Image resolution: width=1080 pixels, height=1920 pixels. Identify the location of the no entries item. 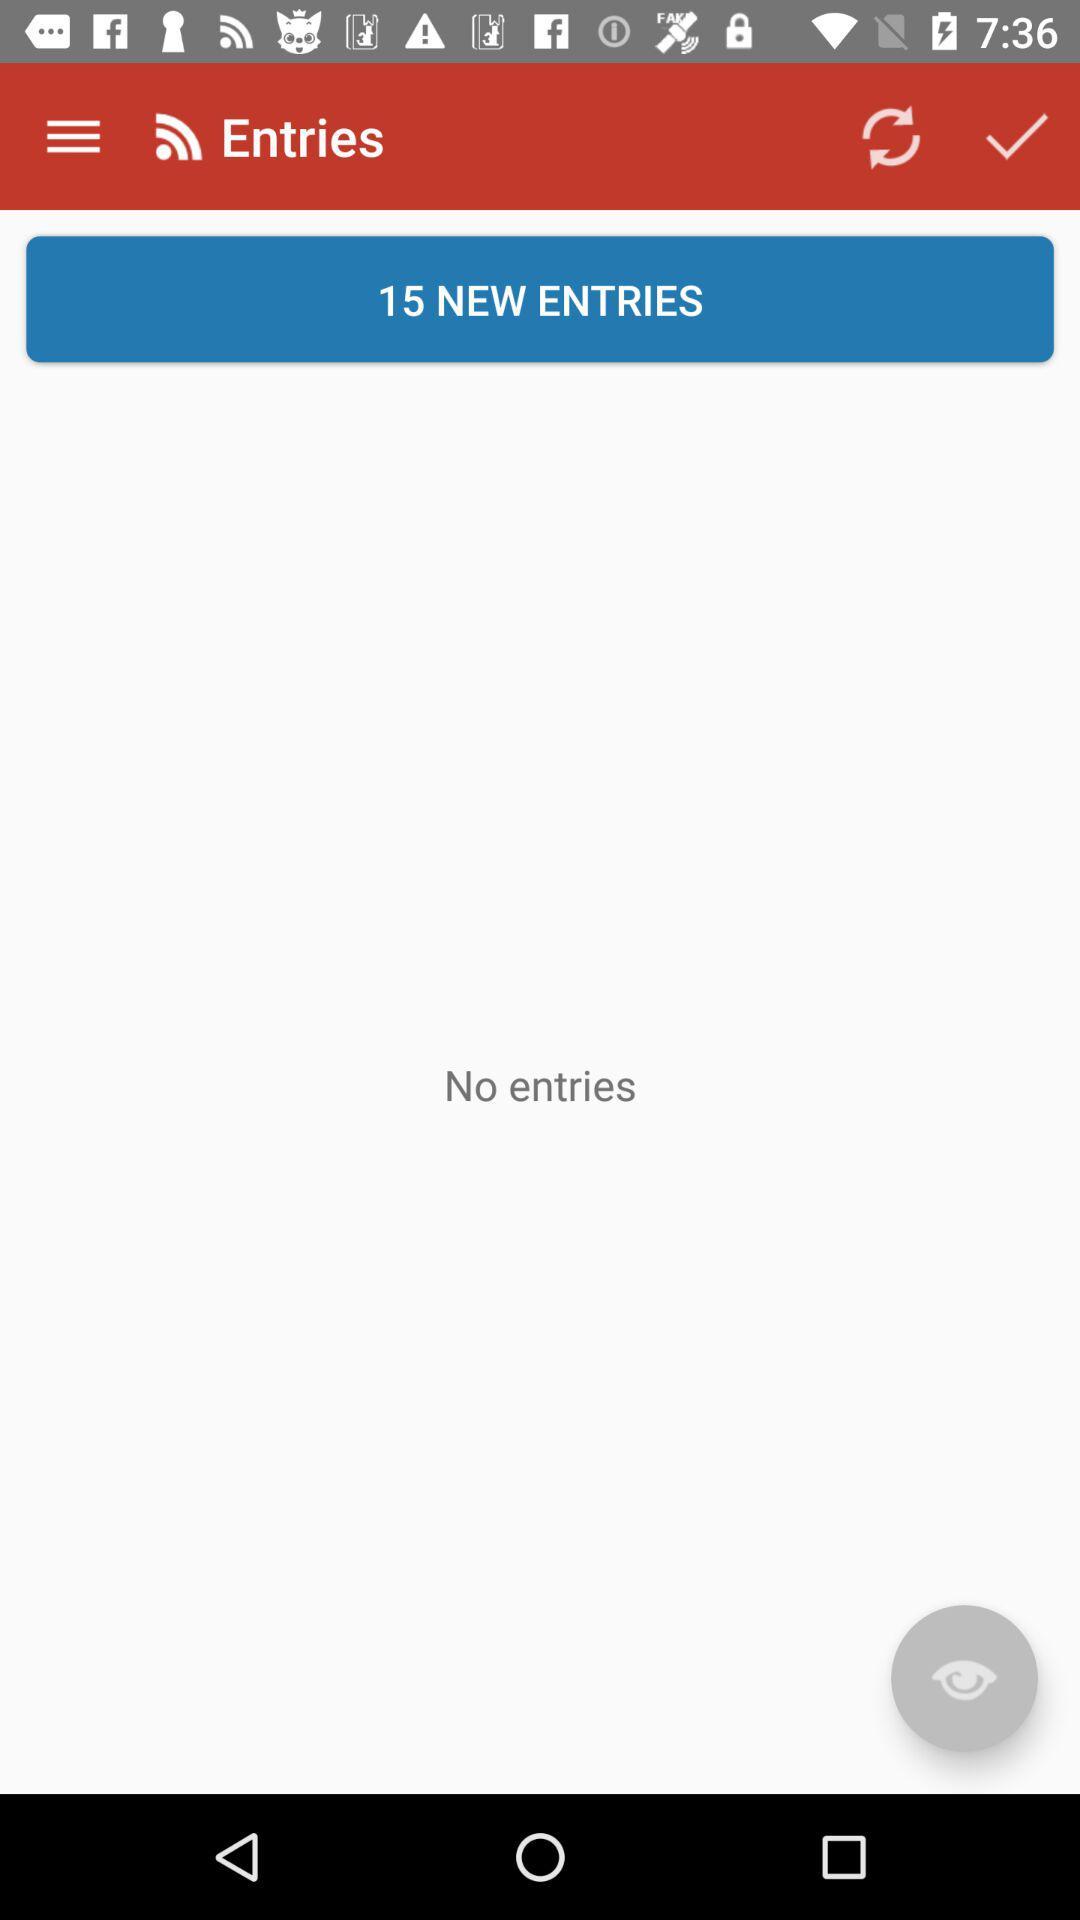
(540, 1083).